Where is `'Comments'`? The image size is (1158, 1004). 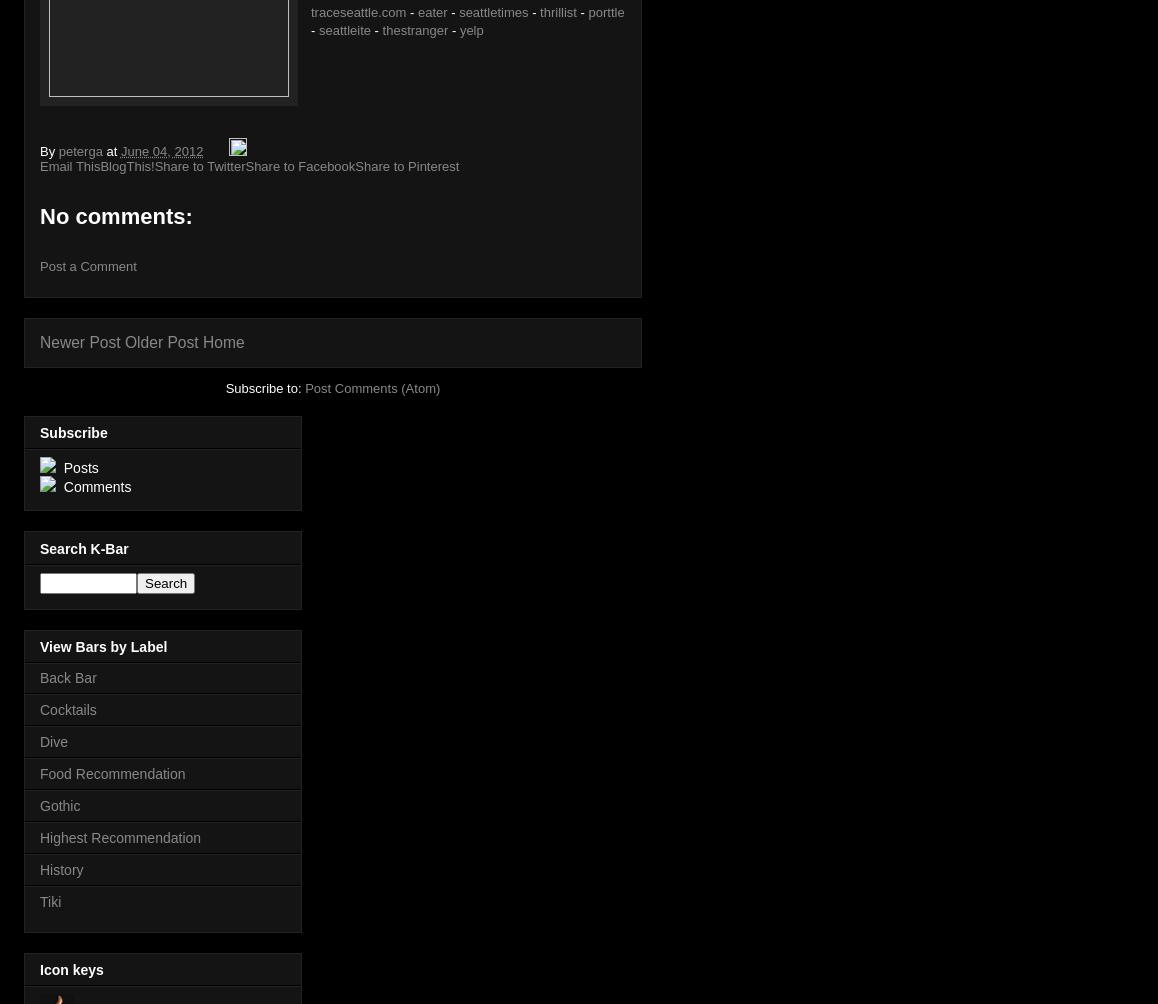 'Comments' is located at coordinates (94, 486).